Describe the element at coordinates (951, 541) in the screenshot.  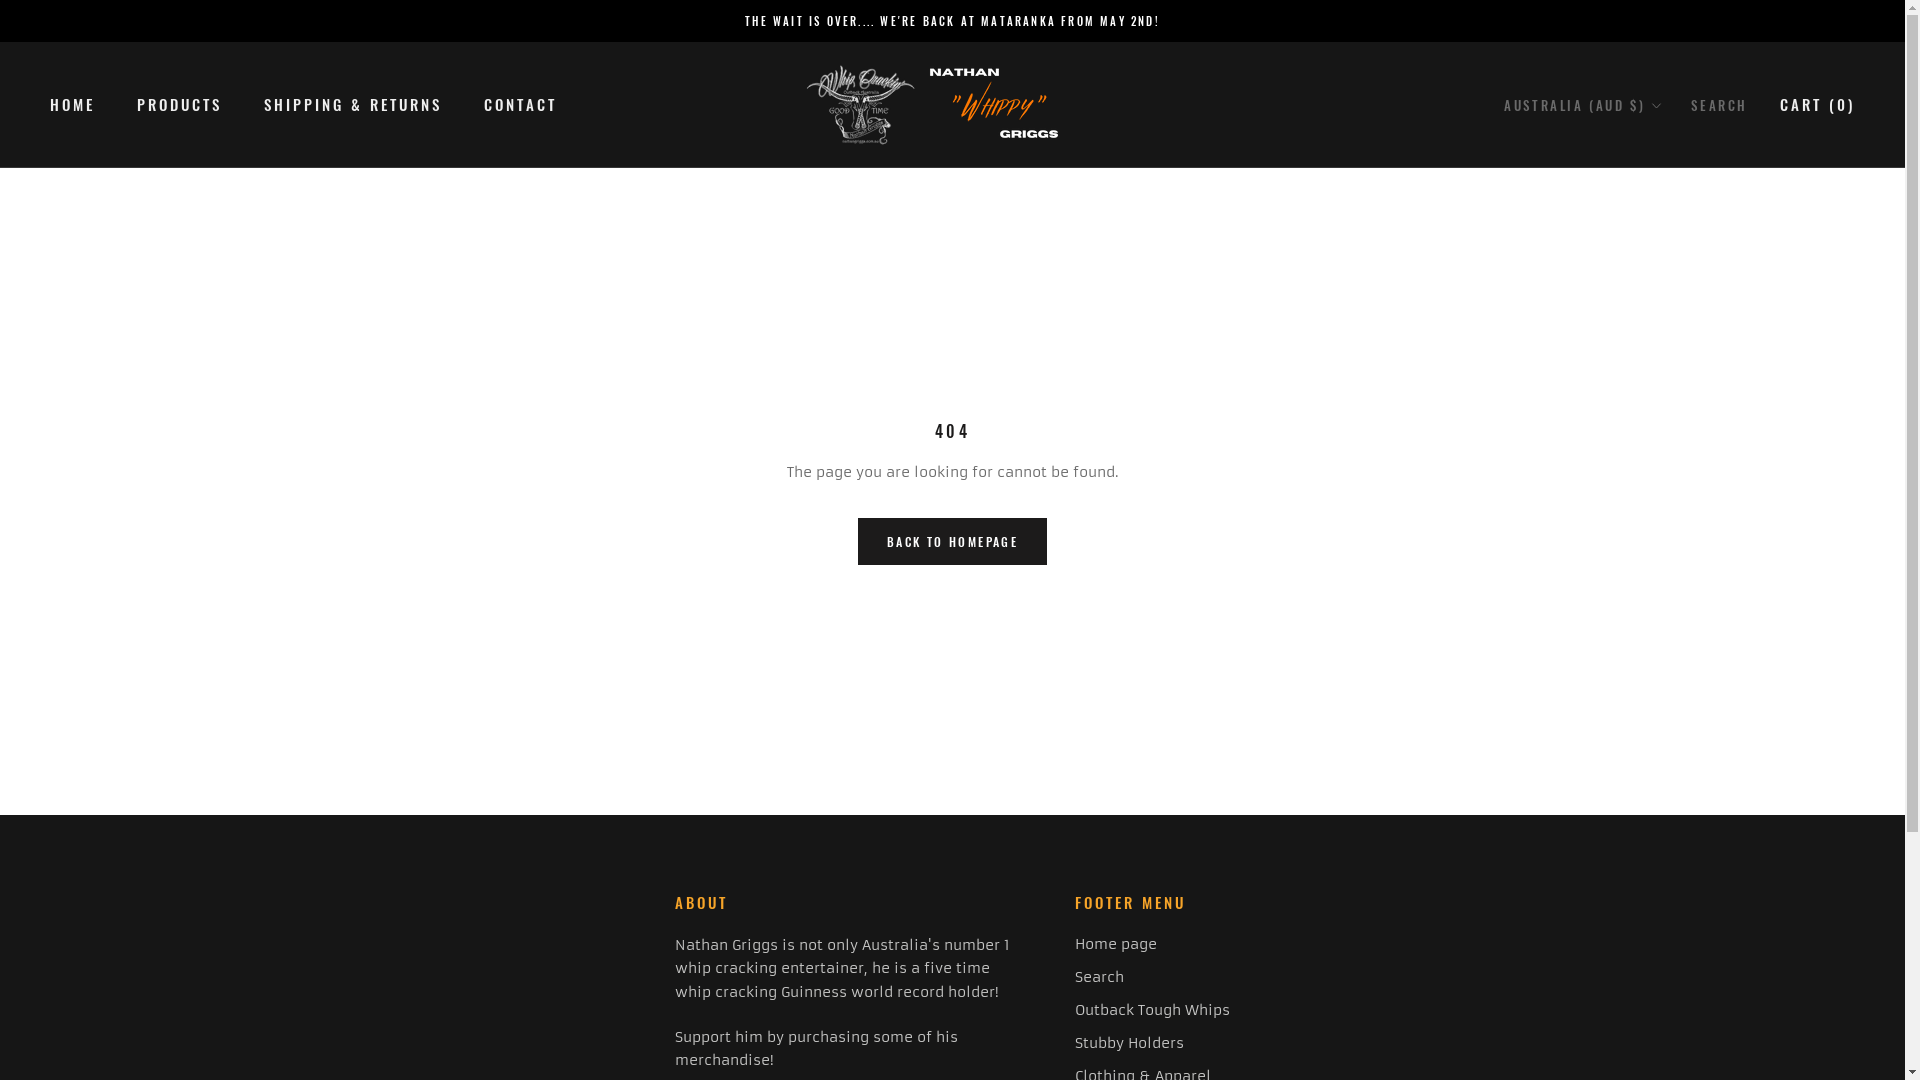
I see `'BACK TO HOMEPAGE'` at that location.